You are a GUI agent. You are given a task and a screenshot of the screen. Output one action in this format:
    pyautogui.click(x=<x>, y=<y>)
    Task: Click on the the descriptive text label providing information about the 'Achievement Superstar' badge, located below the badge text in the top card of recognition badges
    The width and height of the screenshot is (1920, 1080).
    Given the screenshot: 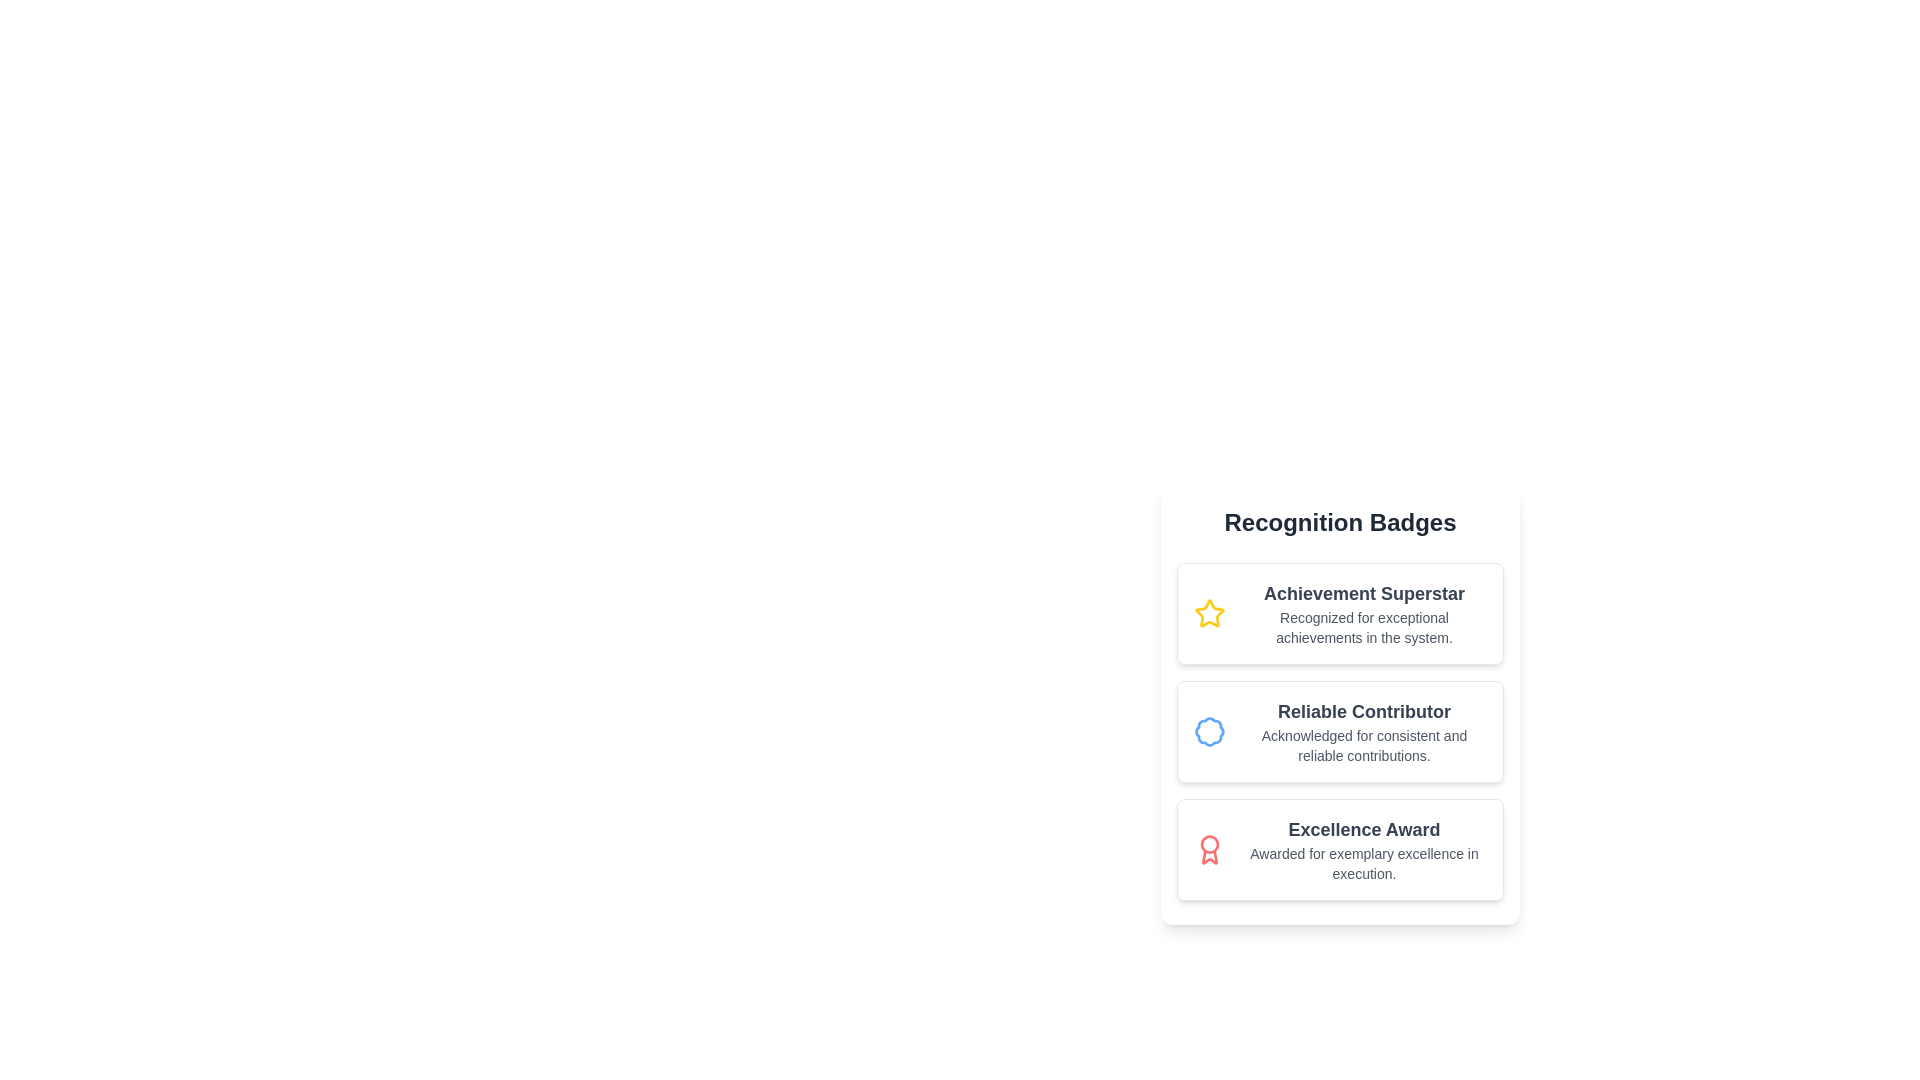 What is the action you would take?
    pyautogui.click(x=1363, y=627)
    